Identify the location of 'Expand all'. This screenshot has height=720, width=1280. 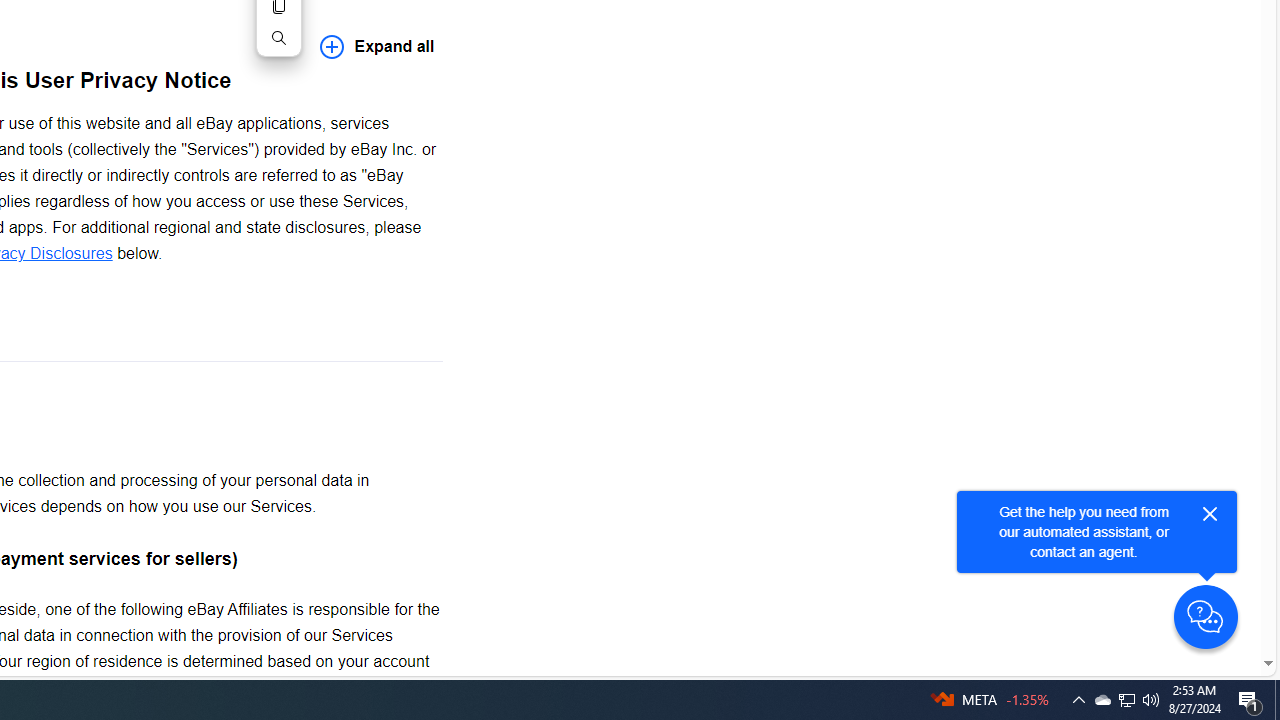
(377, 45).